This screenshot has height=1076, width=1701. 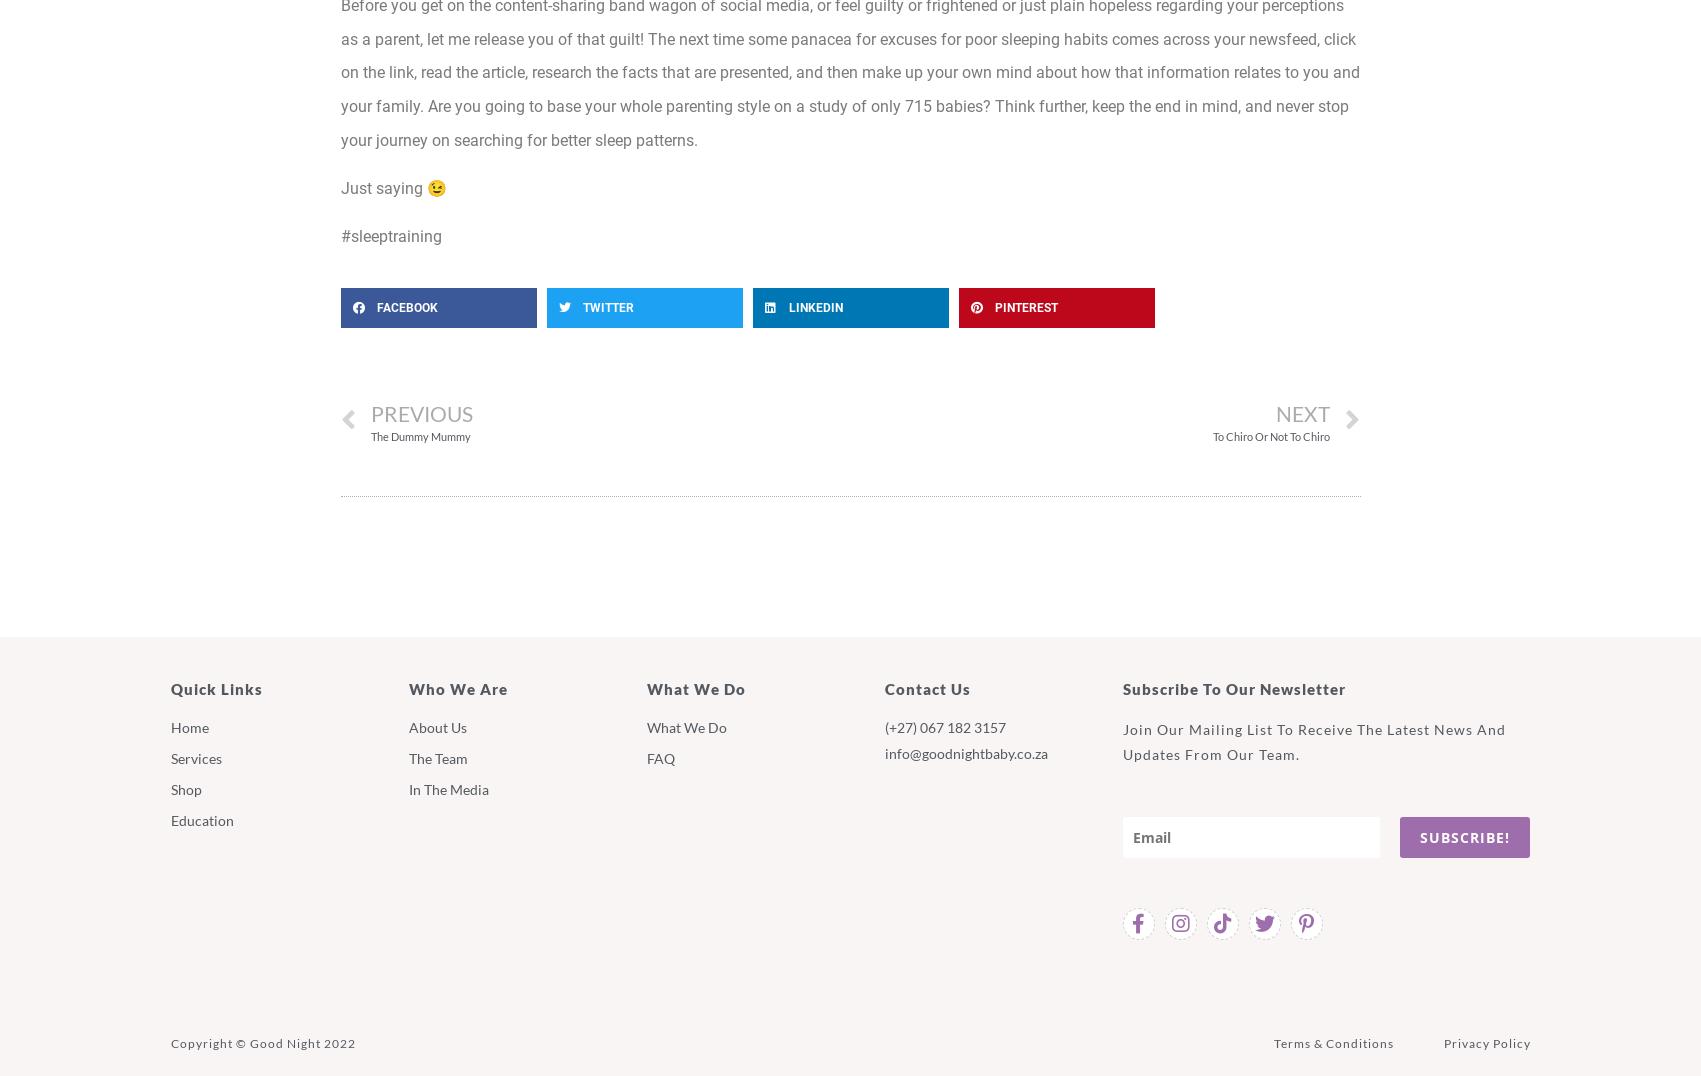 What do you see at coordinates (814, 305) in the screenshot?
I see `'LinkedIn'` at bounding box center [814, 305].